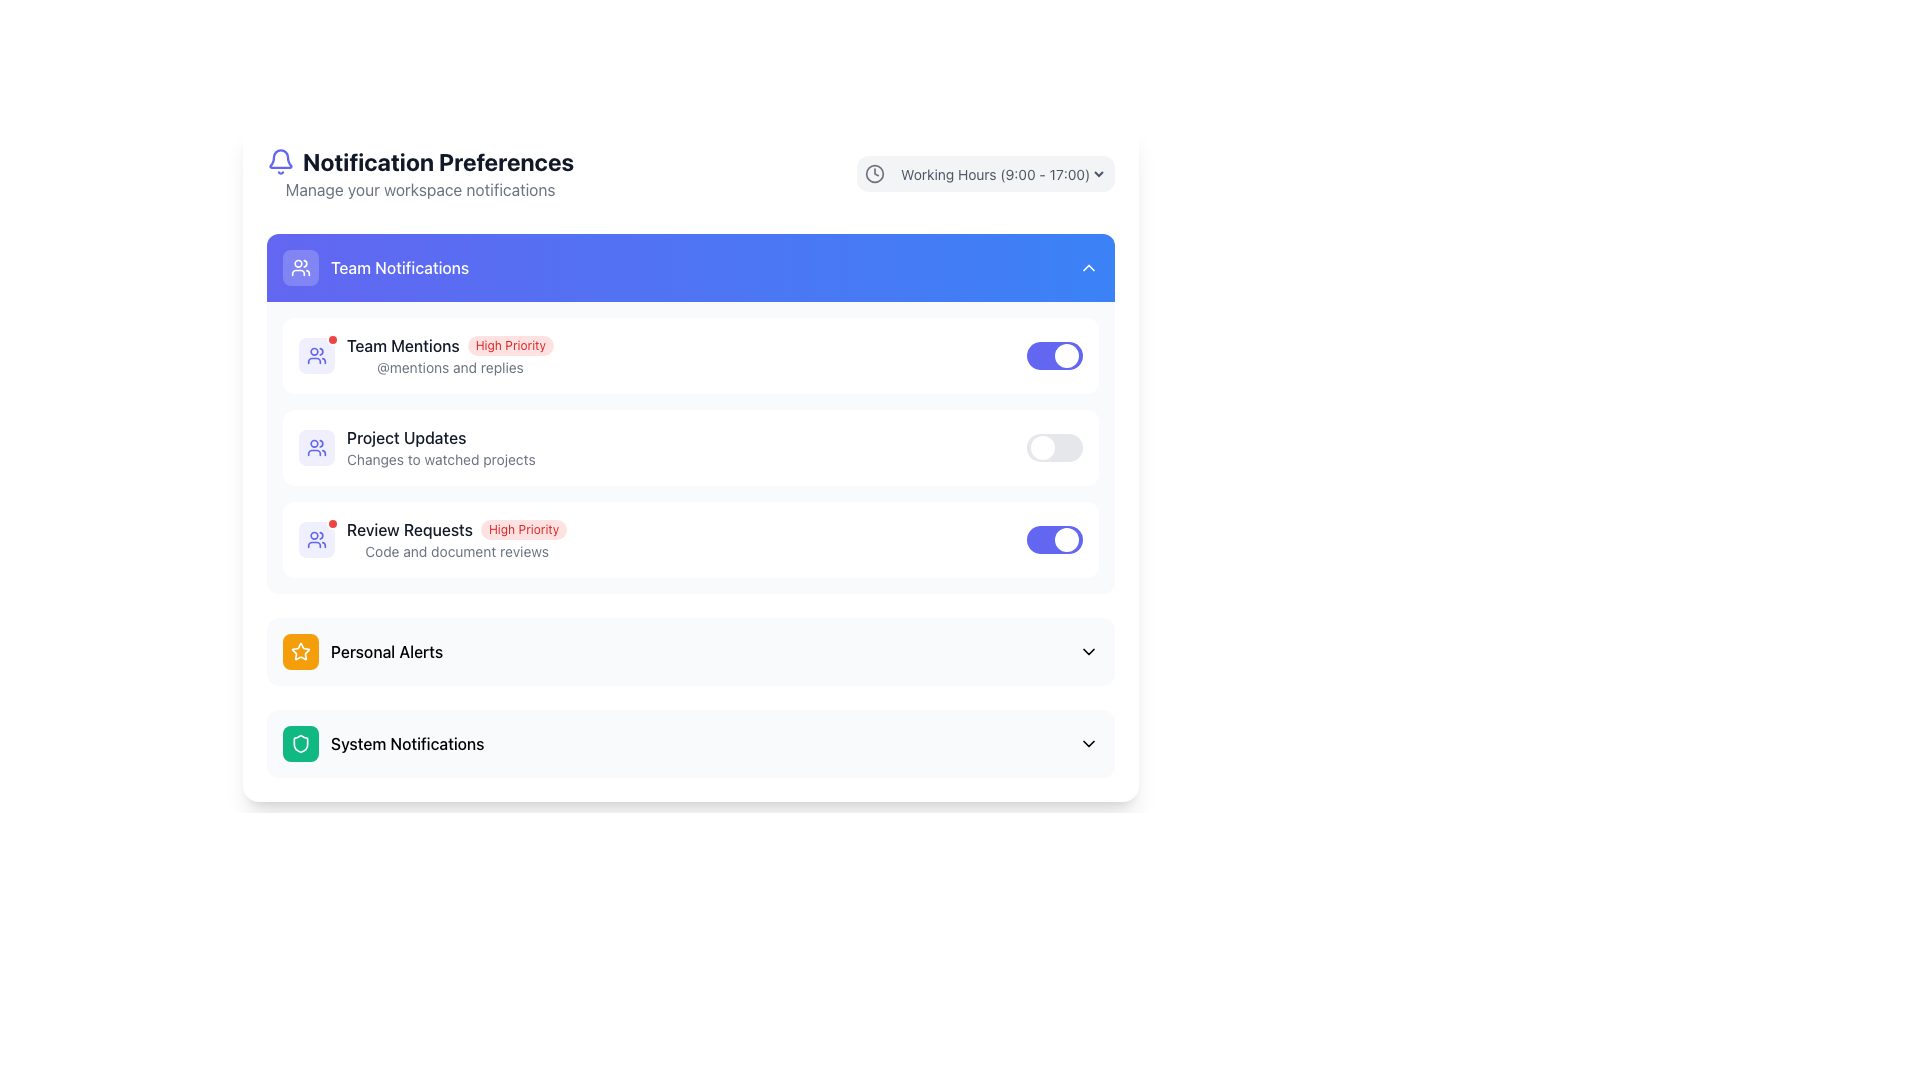  Describe the element at coordinates (387, 651) in the screenshot. I see `text label indicating 'Personal Alerts' located under the 'Team Notifications' heading` at that location.